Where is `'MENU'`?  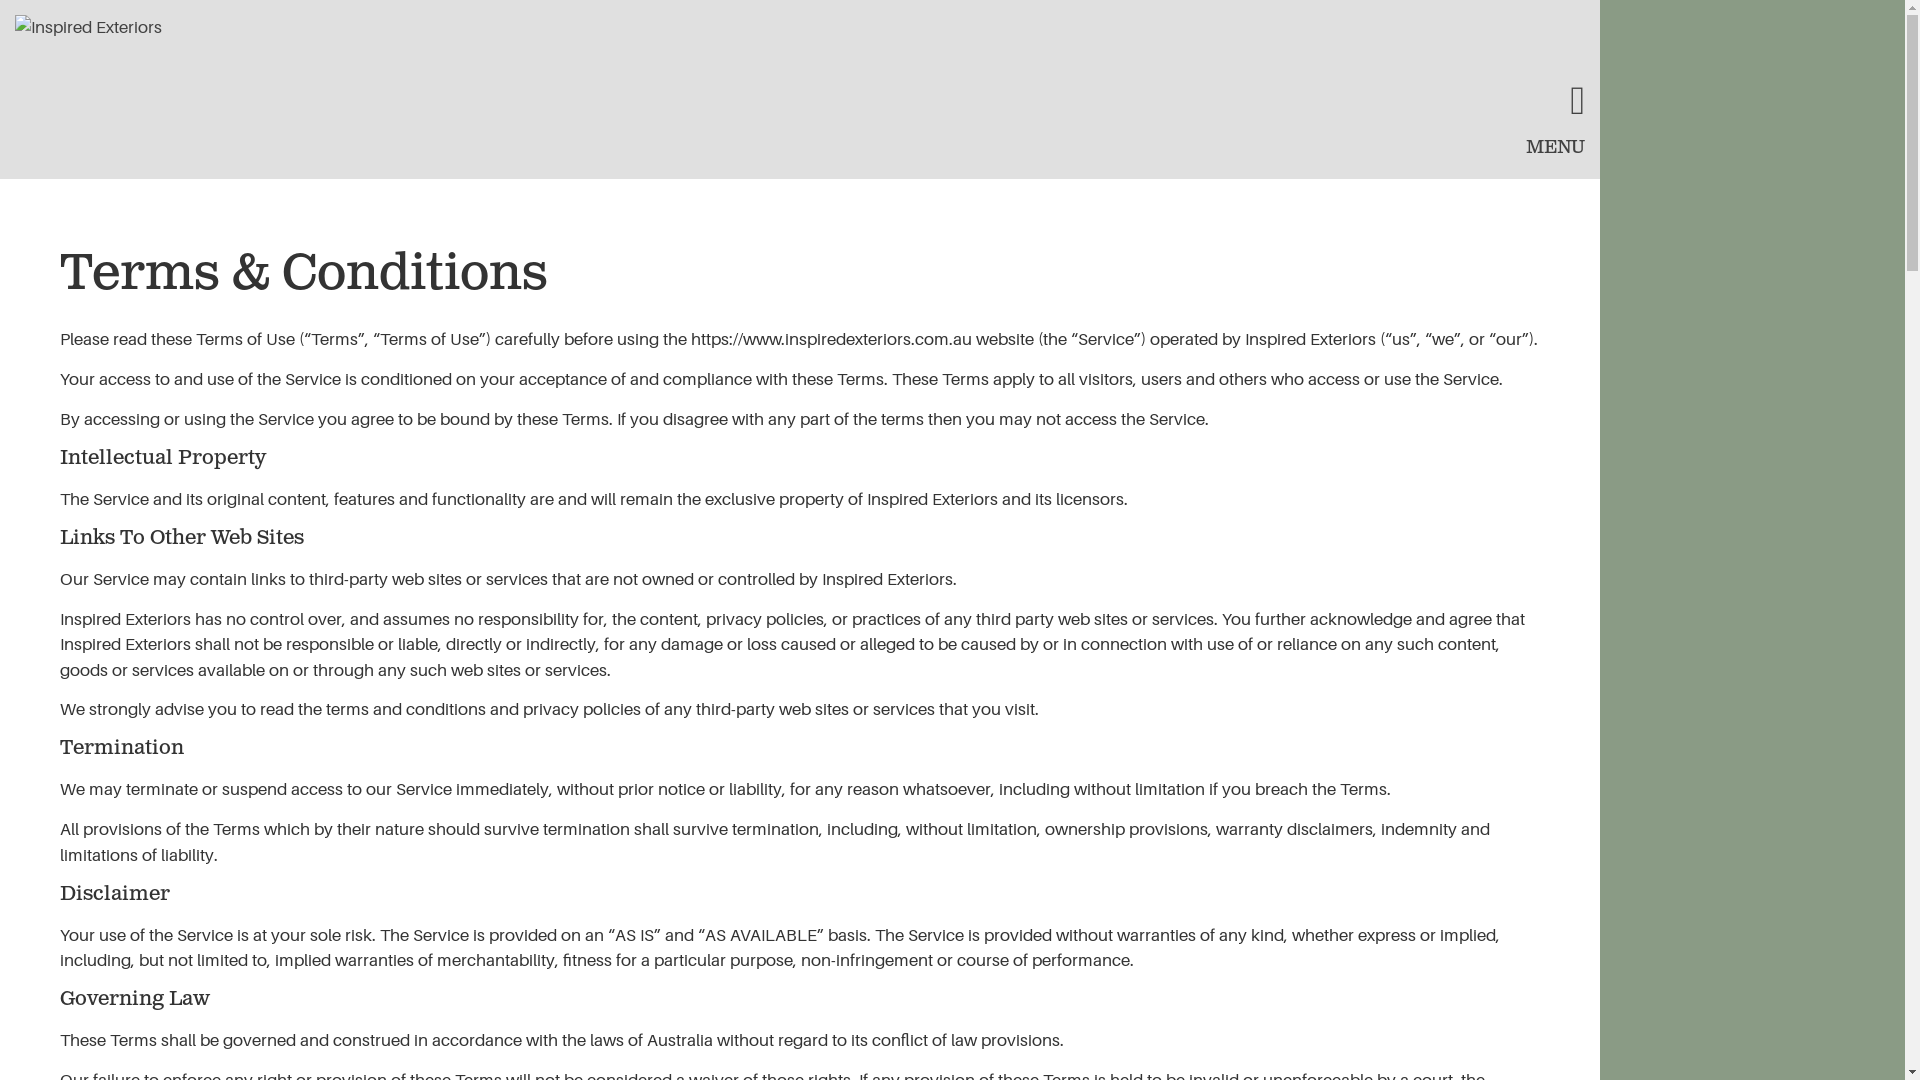 'MENU' is located at coordinates (1554, 148).